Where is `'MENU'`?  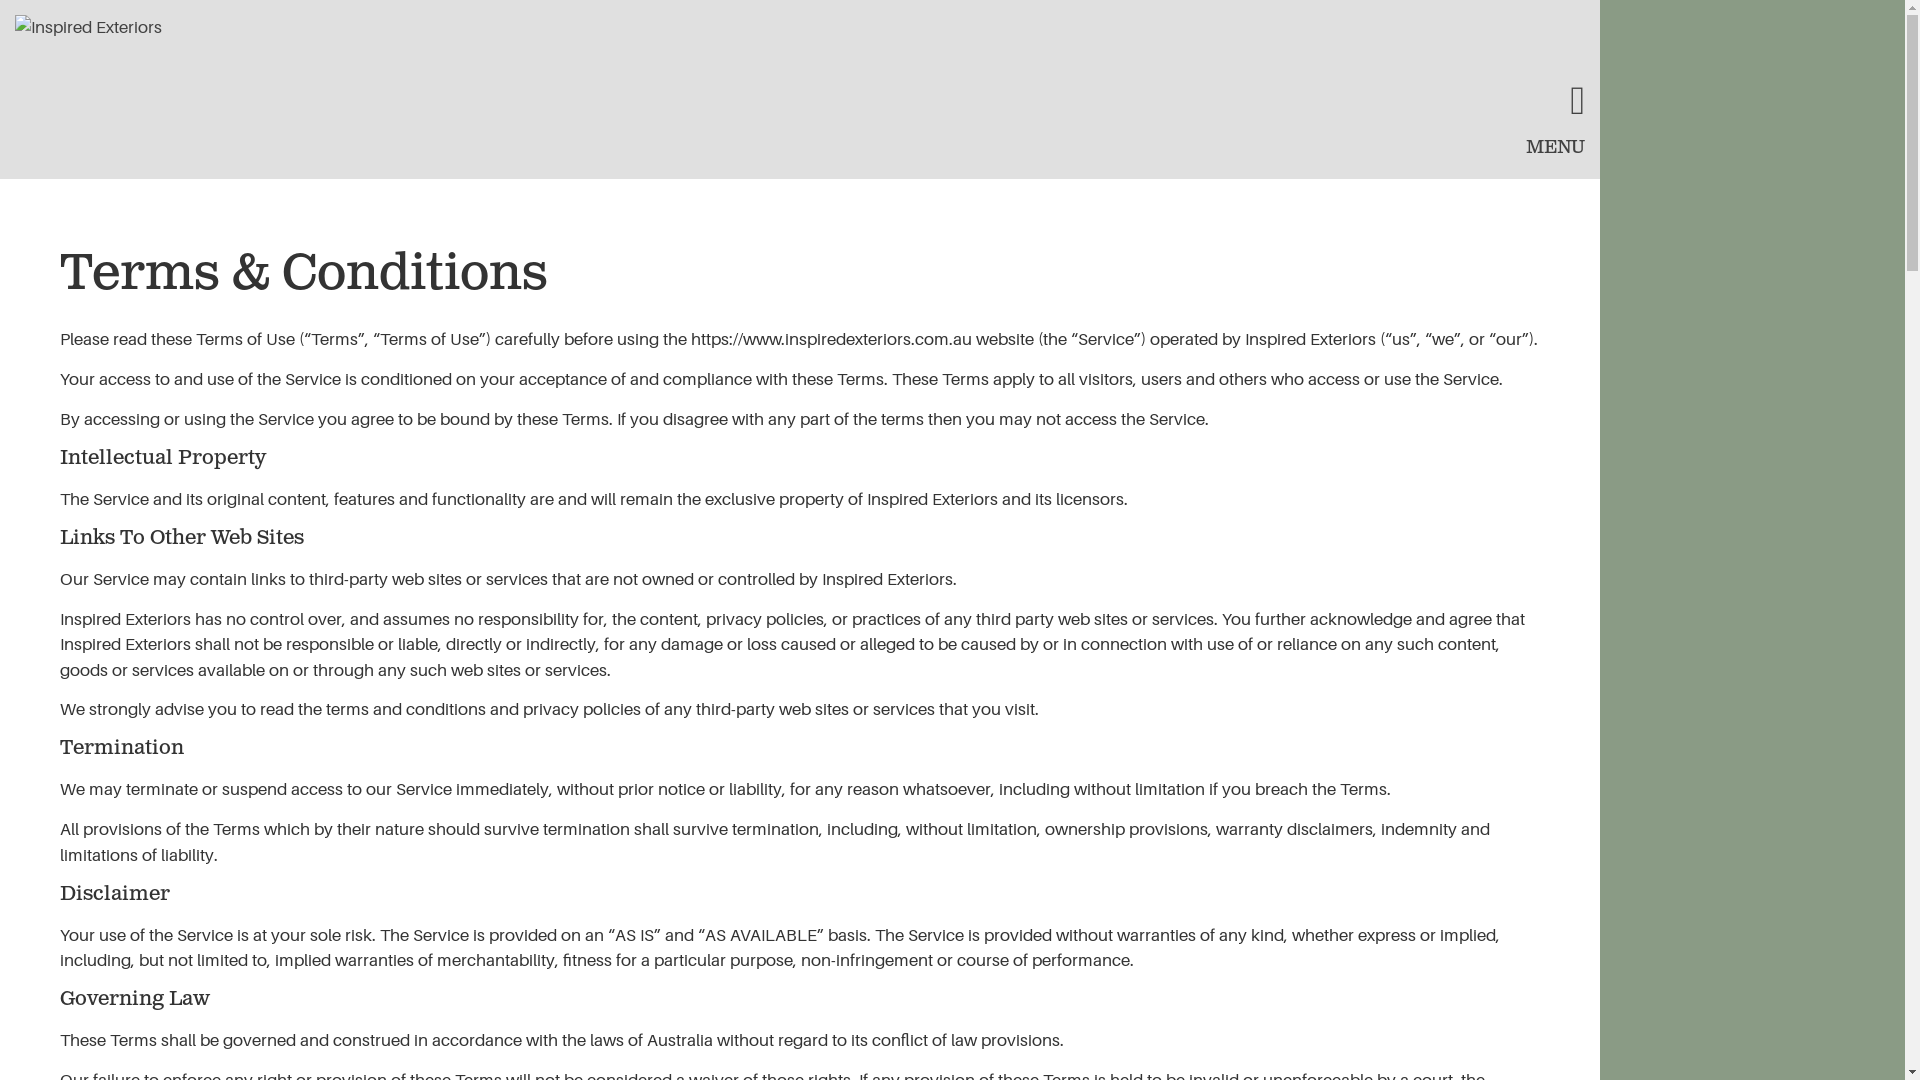 'MENU' is located at coordinates (1554, 148).